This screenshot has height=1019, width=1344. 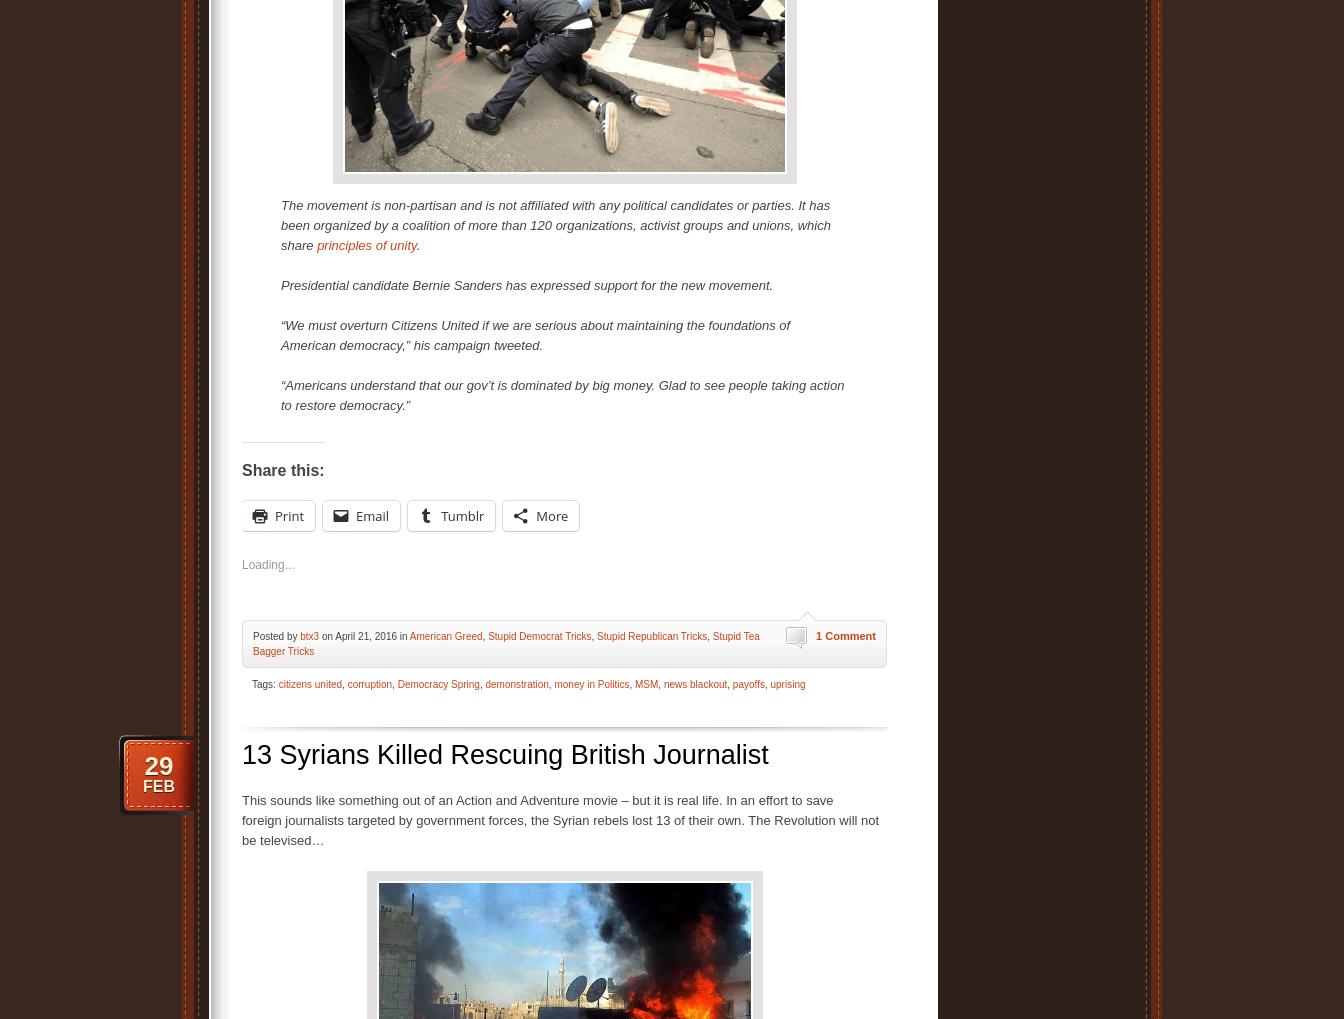 What do you see at coordinates (289, 516) in the screenshot?
I see `'Print'` at bounding box center [289, 516].